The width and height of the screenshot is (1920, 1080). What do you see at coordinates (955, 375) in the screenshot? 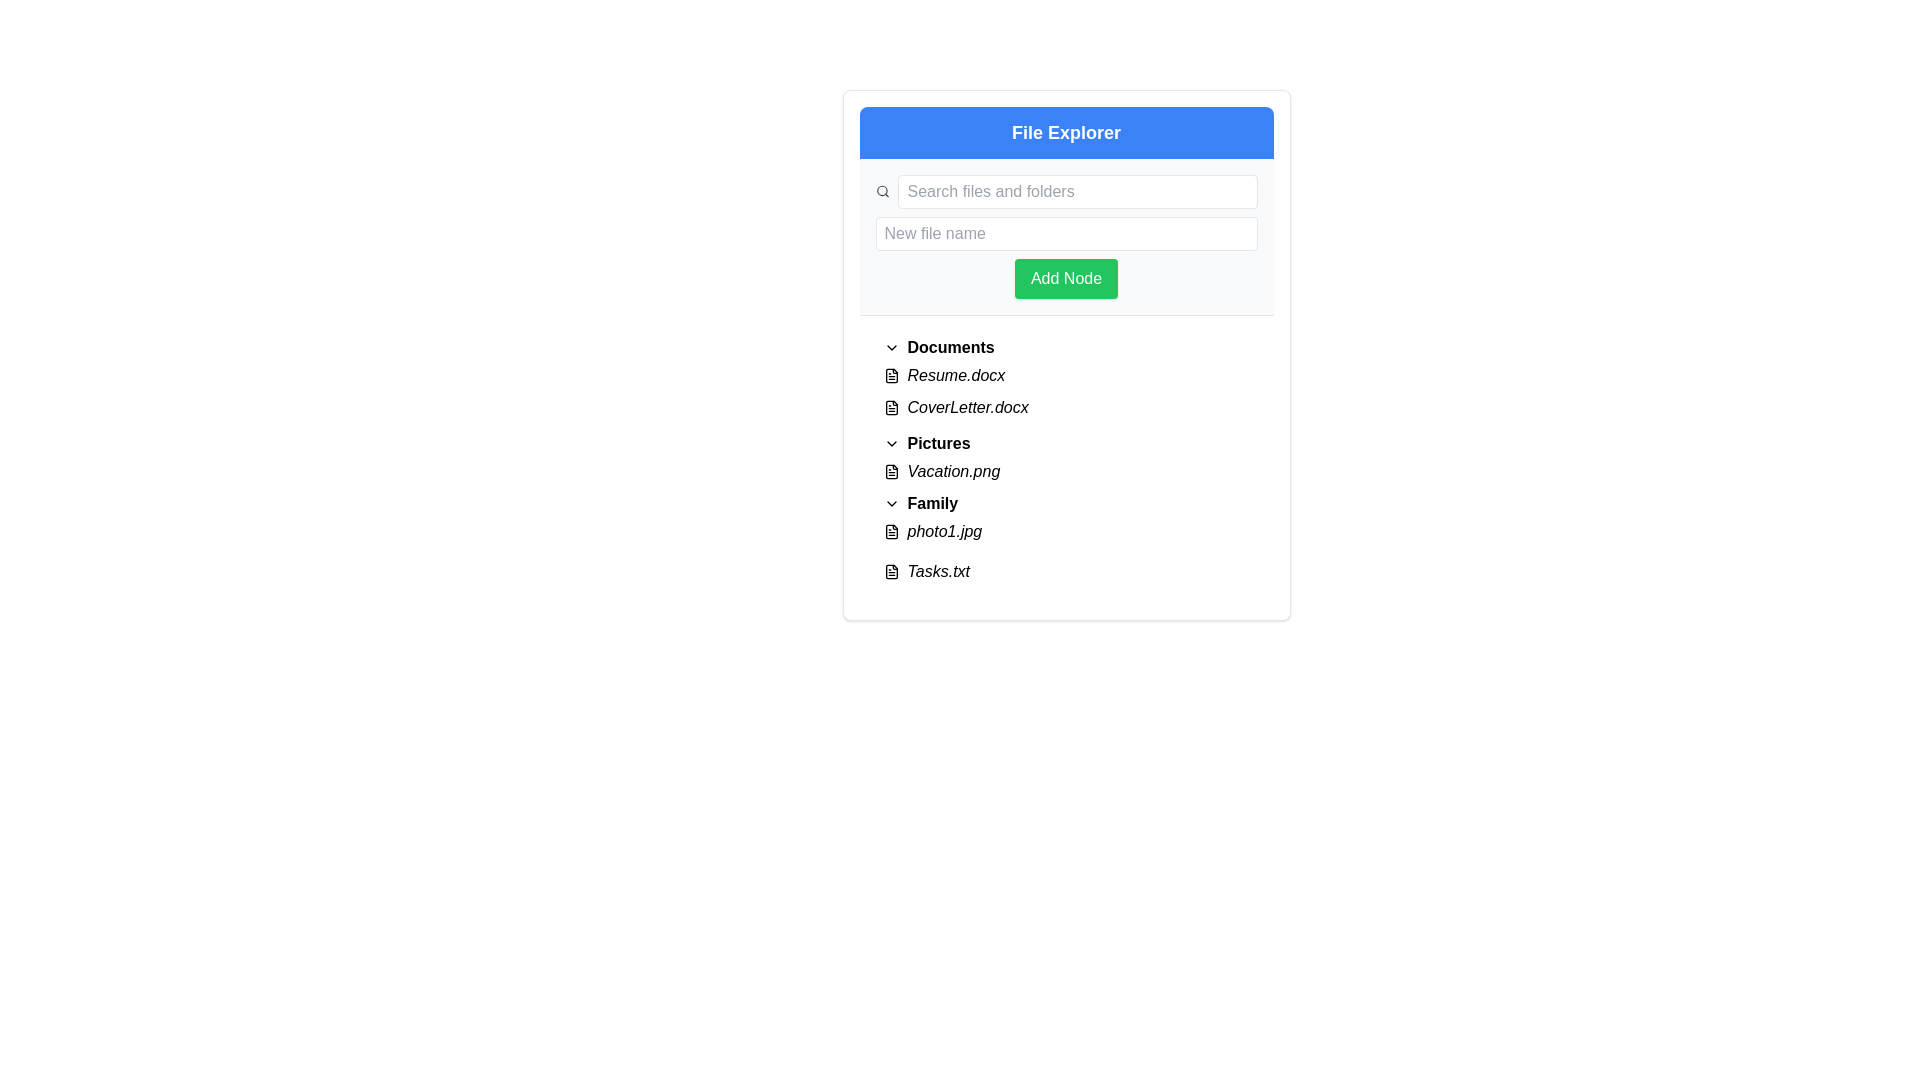
I see `the text label associated with the file entry named 'Resume.docx', which is the second item in the 'Documents' section of the file explorer interface` at bounding box center [955, 375].